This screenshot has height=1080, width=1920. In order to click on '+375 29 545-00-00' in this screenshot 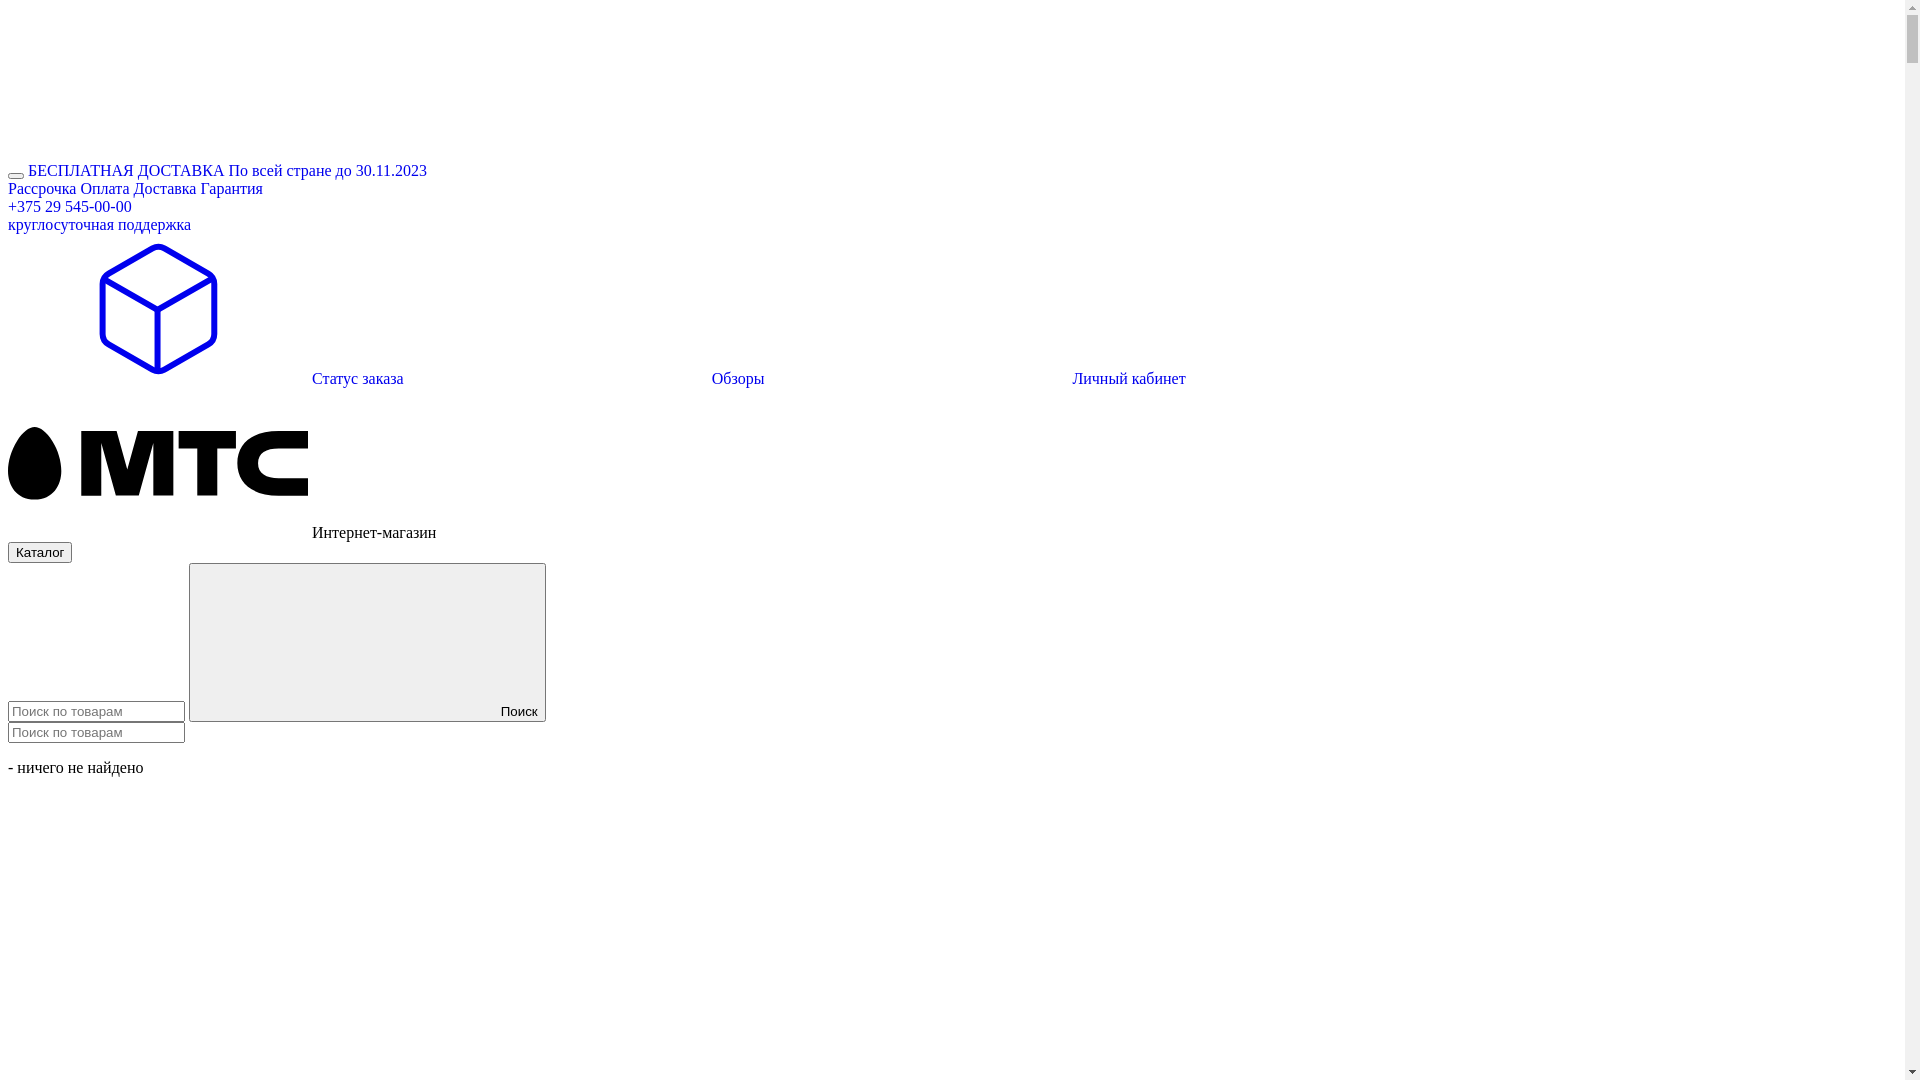, I will do `click(70, 206)`.